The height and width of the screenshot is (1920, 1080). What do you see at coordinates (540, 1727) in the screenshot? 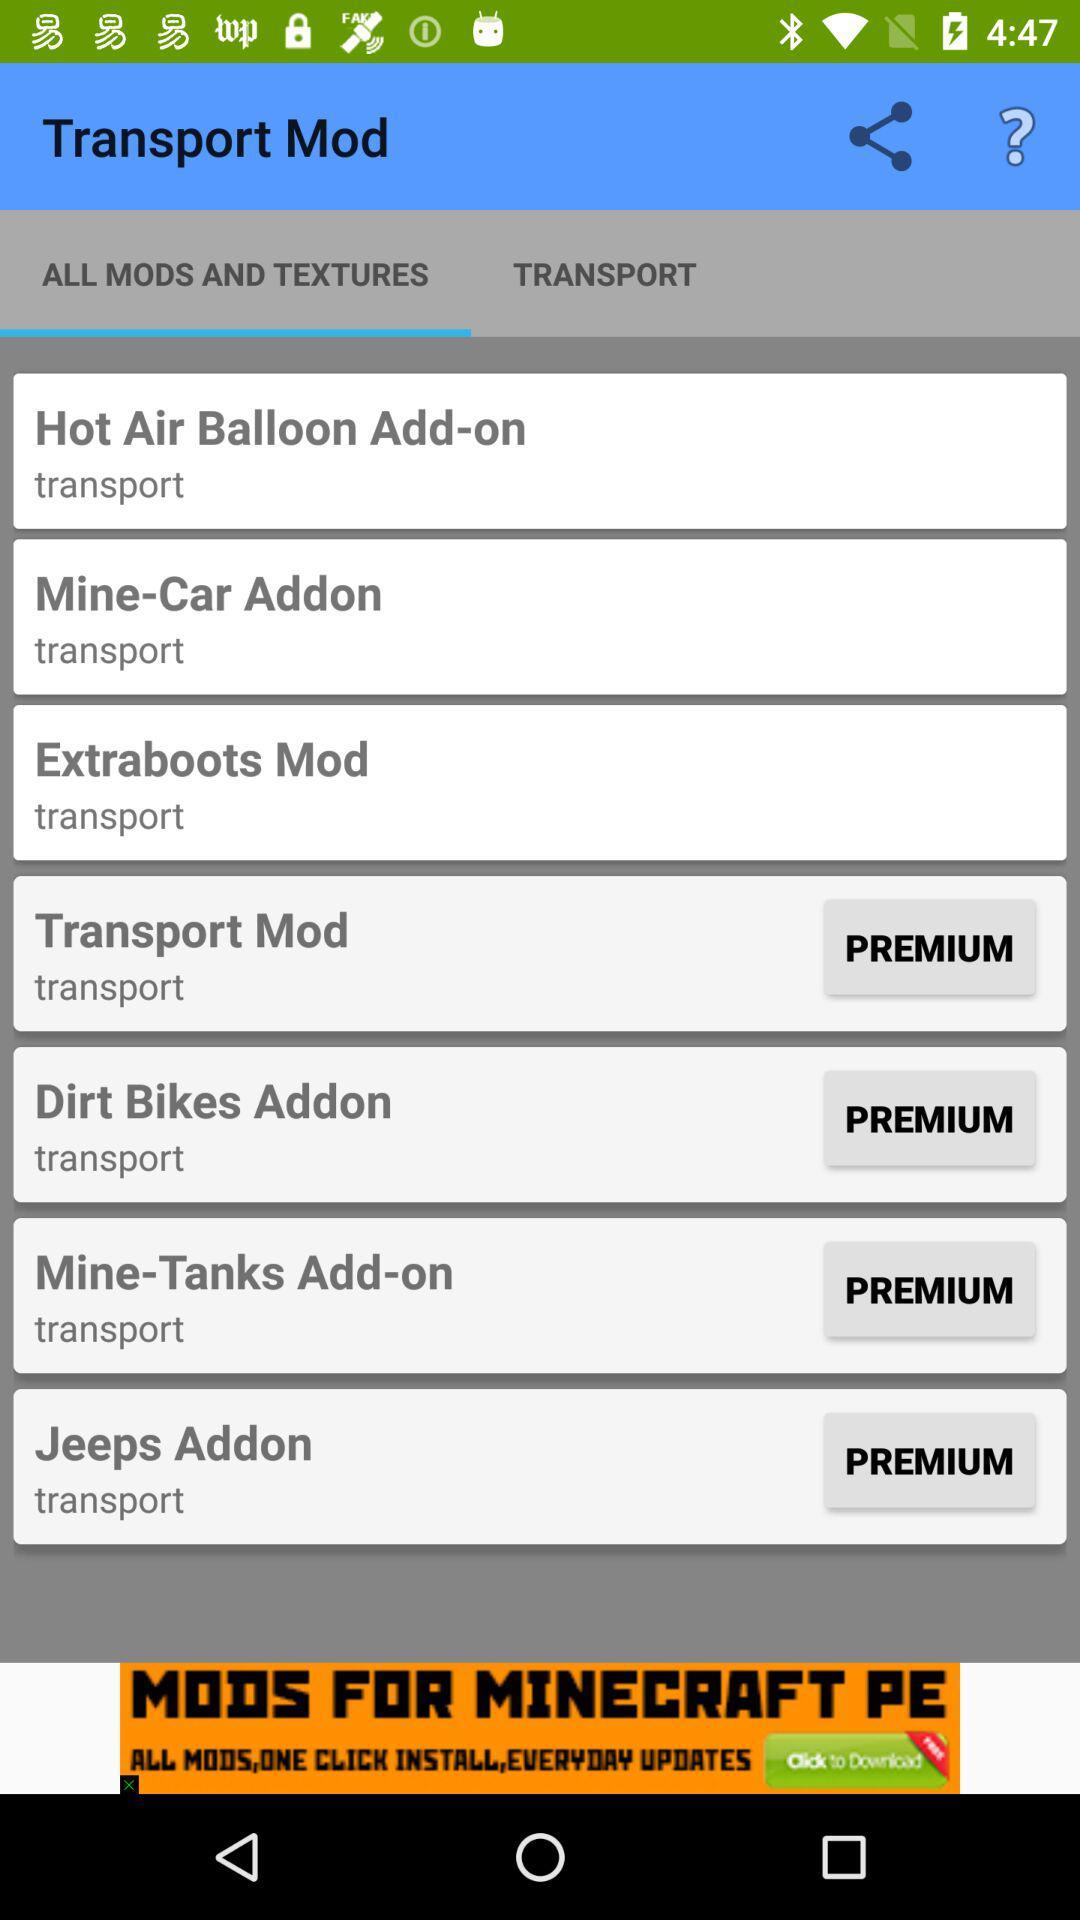
I see `the item below the transport` at bounding box center [540, 1727].